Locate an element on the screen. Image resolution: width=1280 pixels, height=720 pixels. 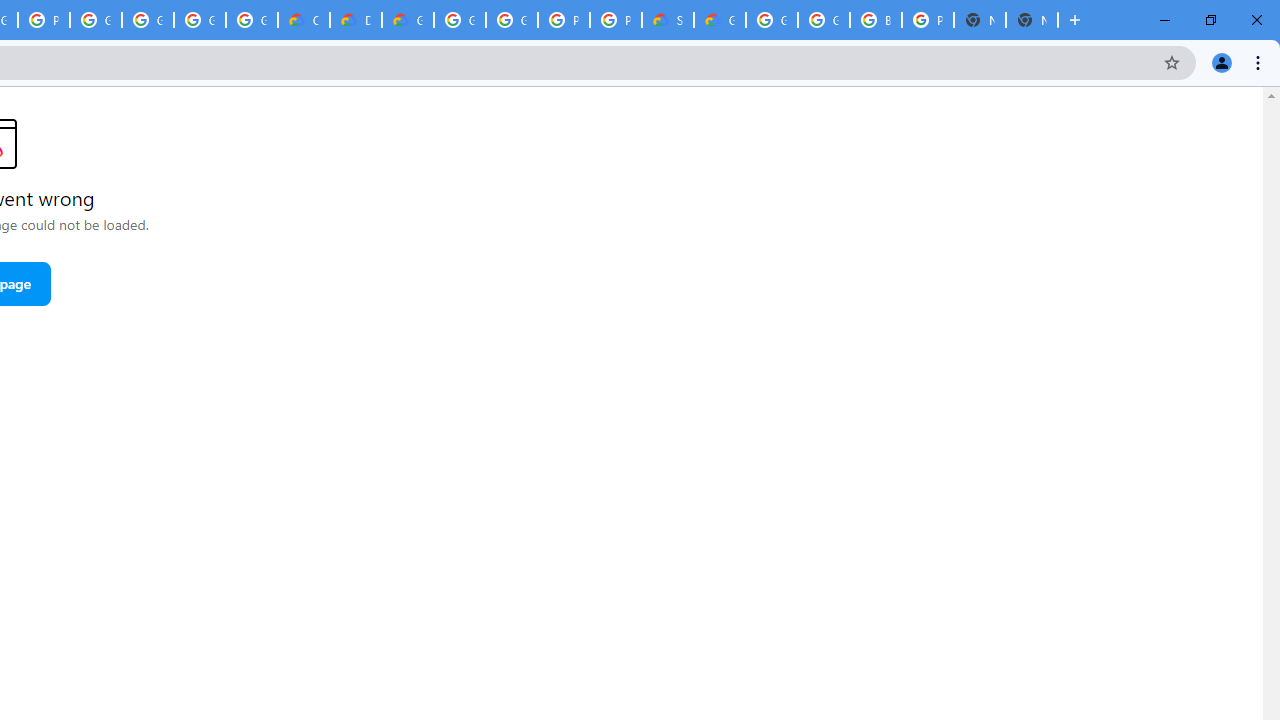
'Gemini for Business and Developers | Google Cloud' is located at coordinates (406, 20).